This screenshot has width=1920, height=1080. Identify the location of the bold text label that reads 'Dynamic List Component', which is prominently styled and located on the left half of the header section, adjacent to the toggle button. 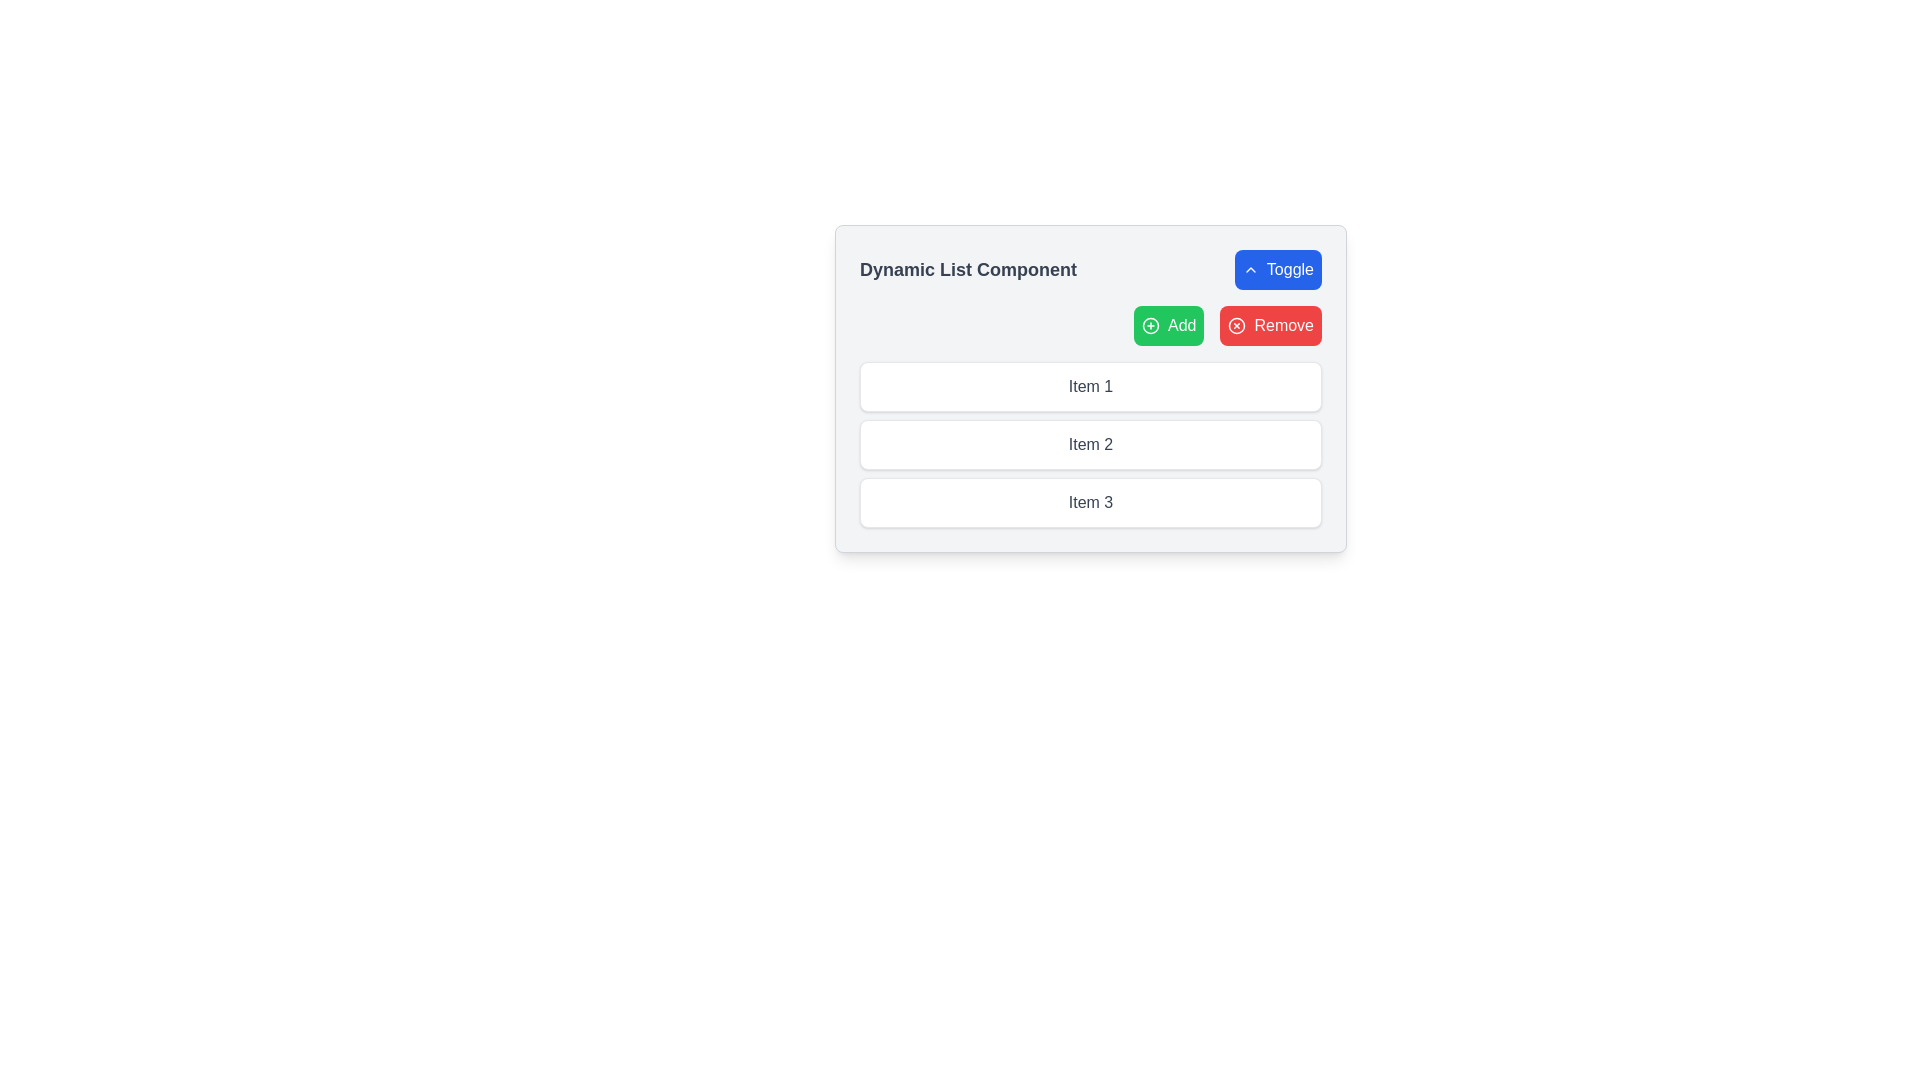
(968, 270).